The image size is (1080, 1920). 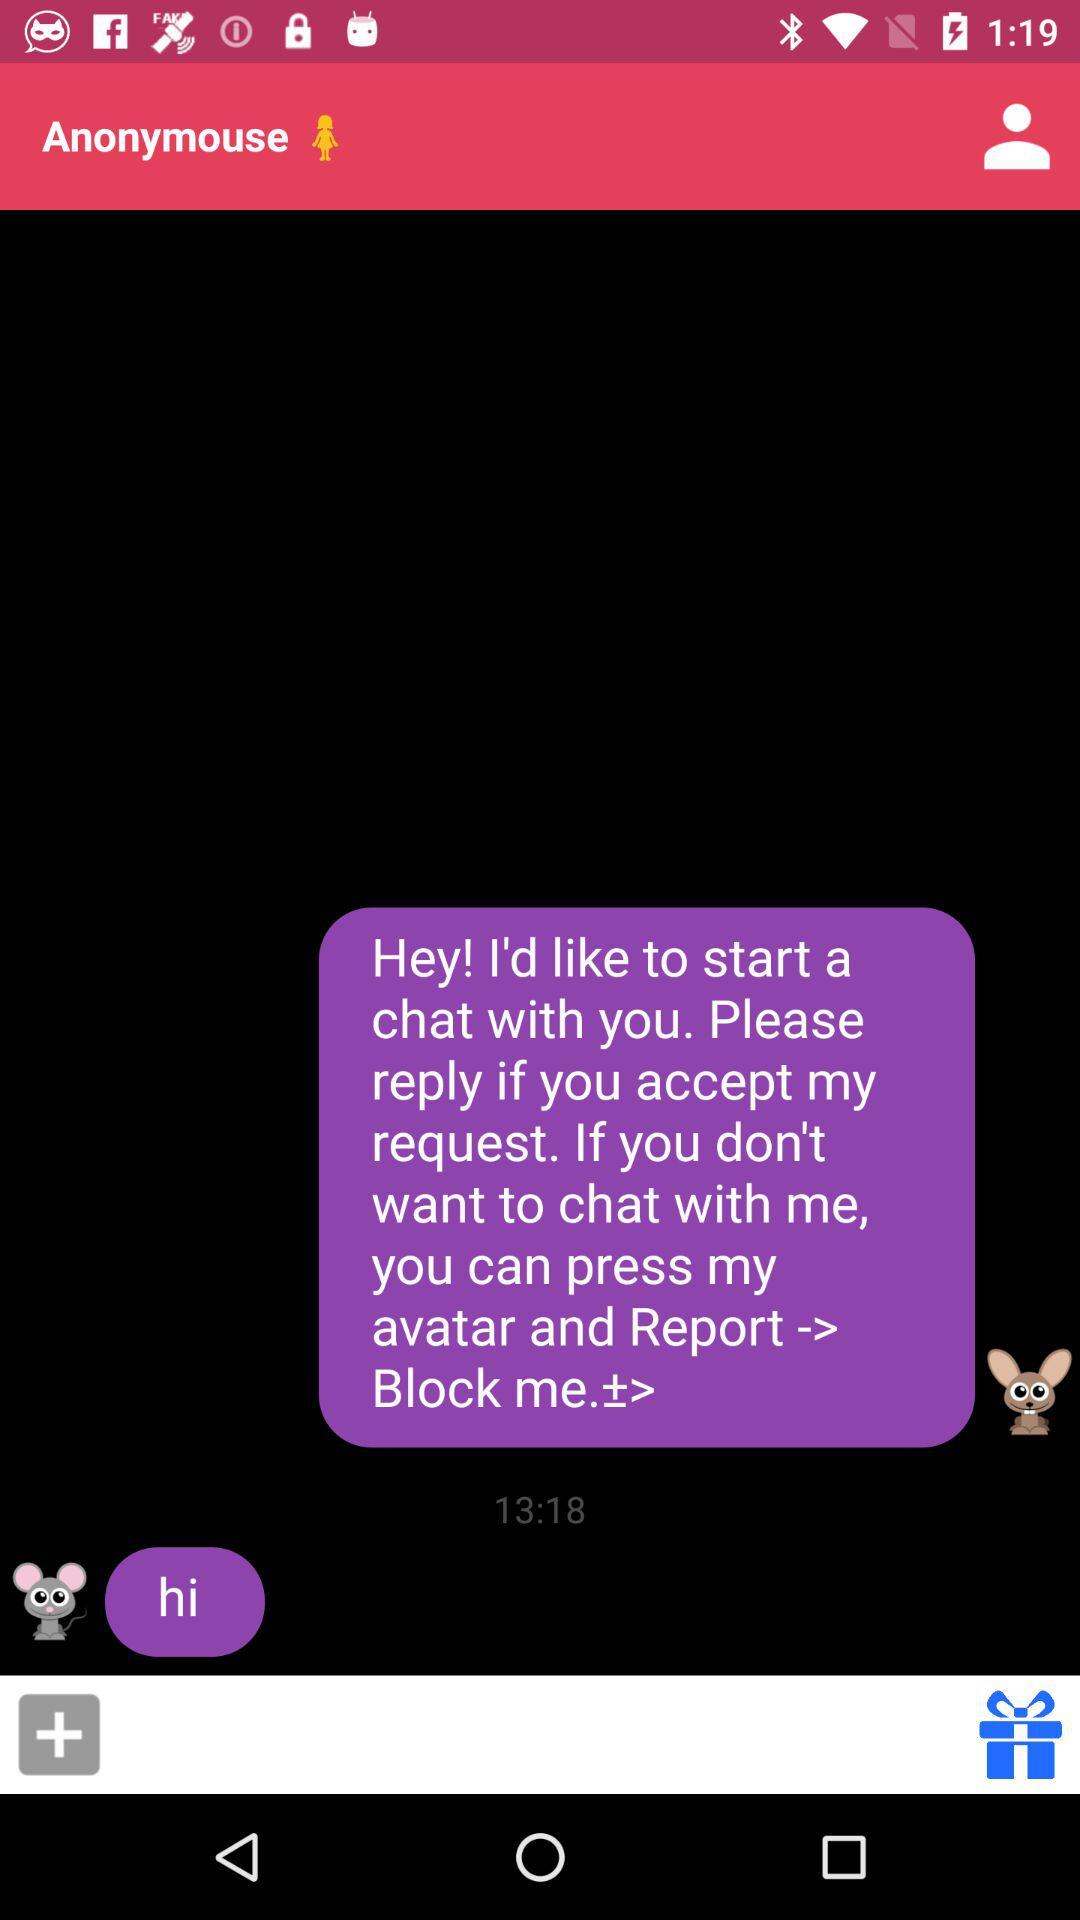 I want to click on the gift icon, so click(x=1020, y=1733).